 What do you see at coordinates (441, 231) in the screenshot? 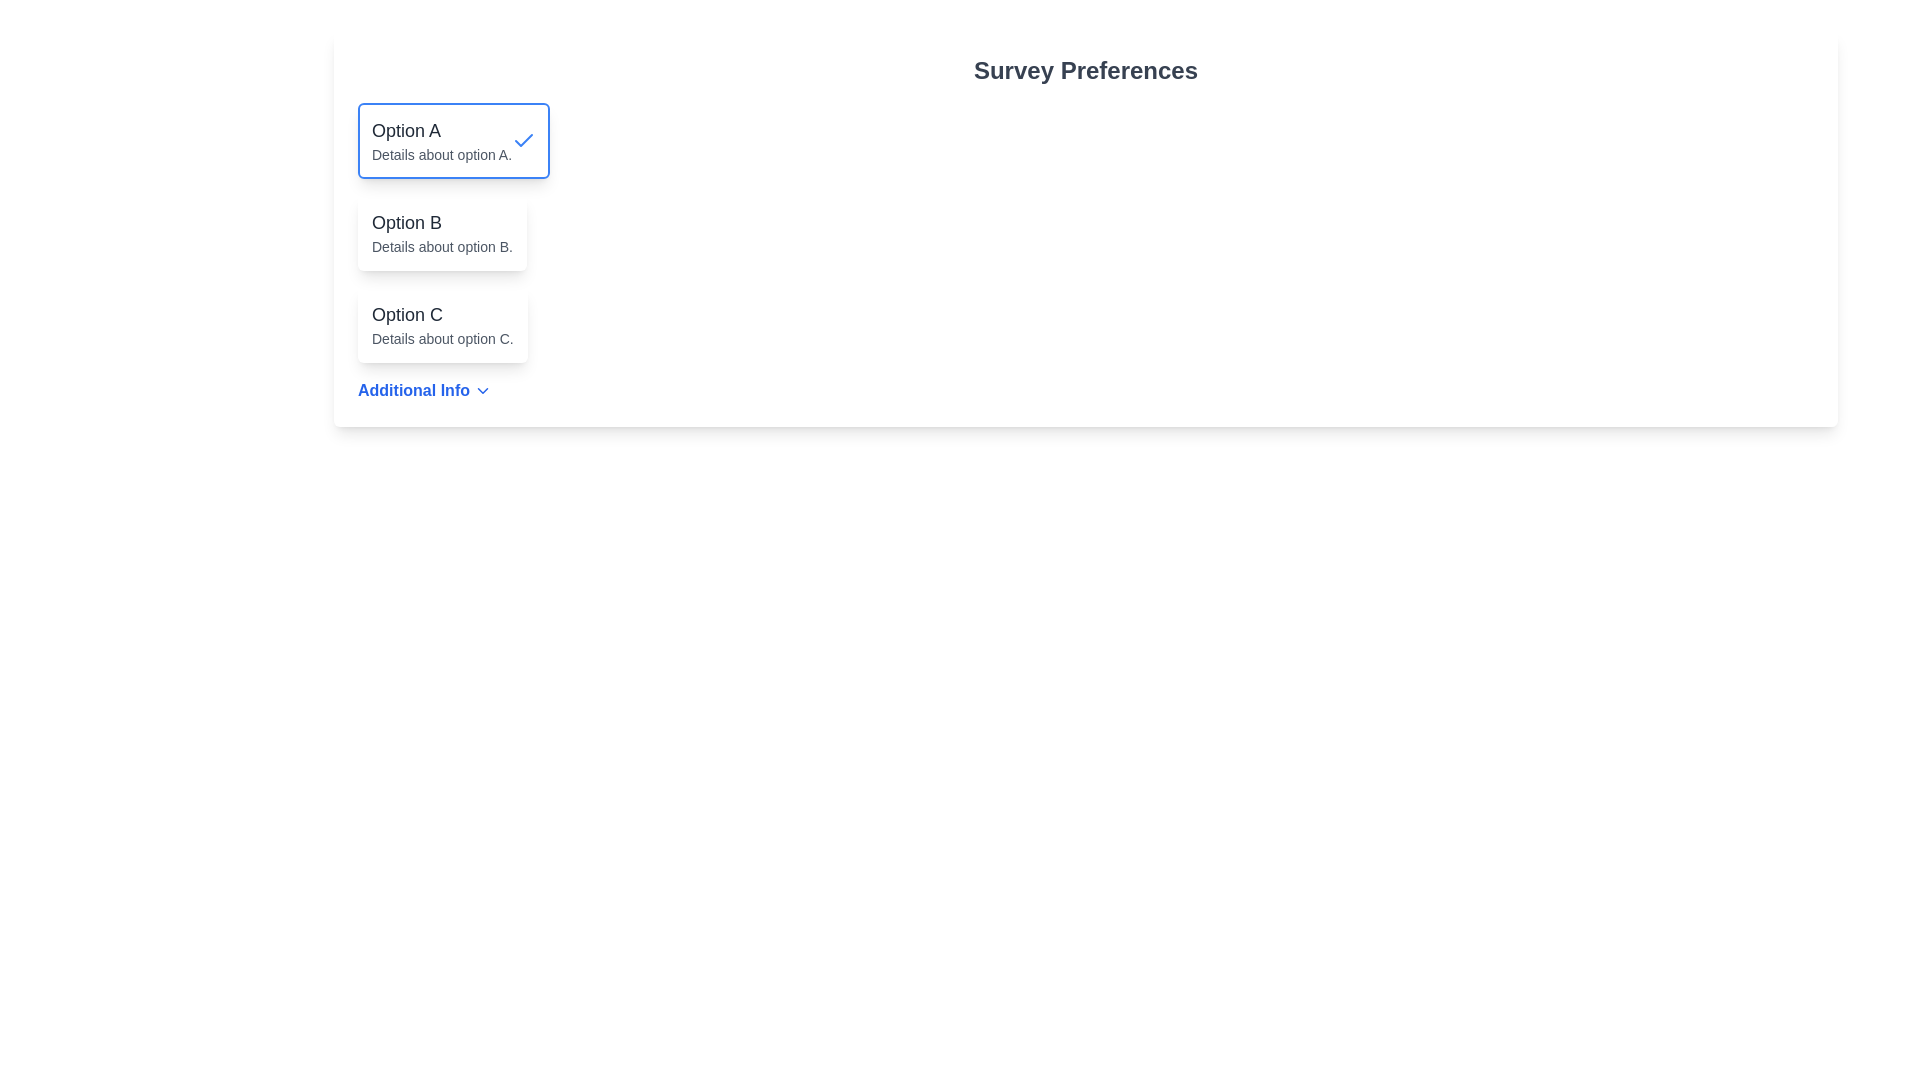
I see `the second card-like button in the vertically stacked list` at bounding box center [441, 231].